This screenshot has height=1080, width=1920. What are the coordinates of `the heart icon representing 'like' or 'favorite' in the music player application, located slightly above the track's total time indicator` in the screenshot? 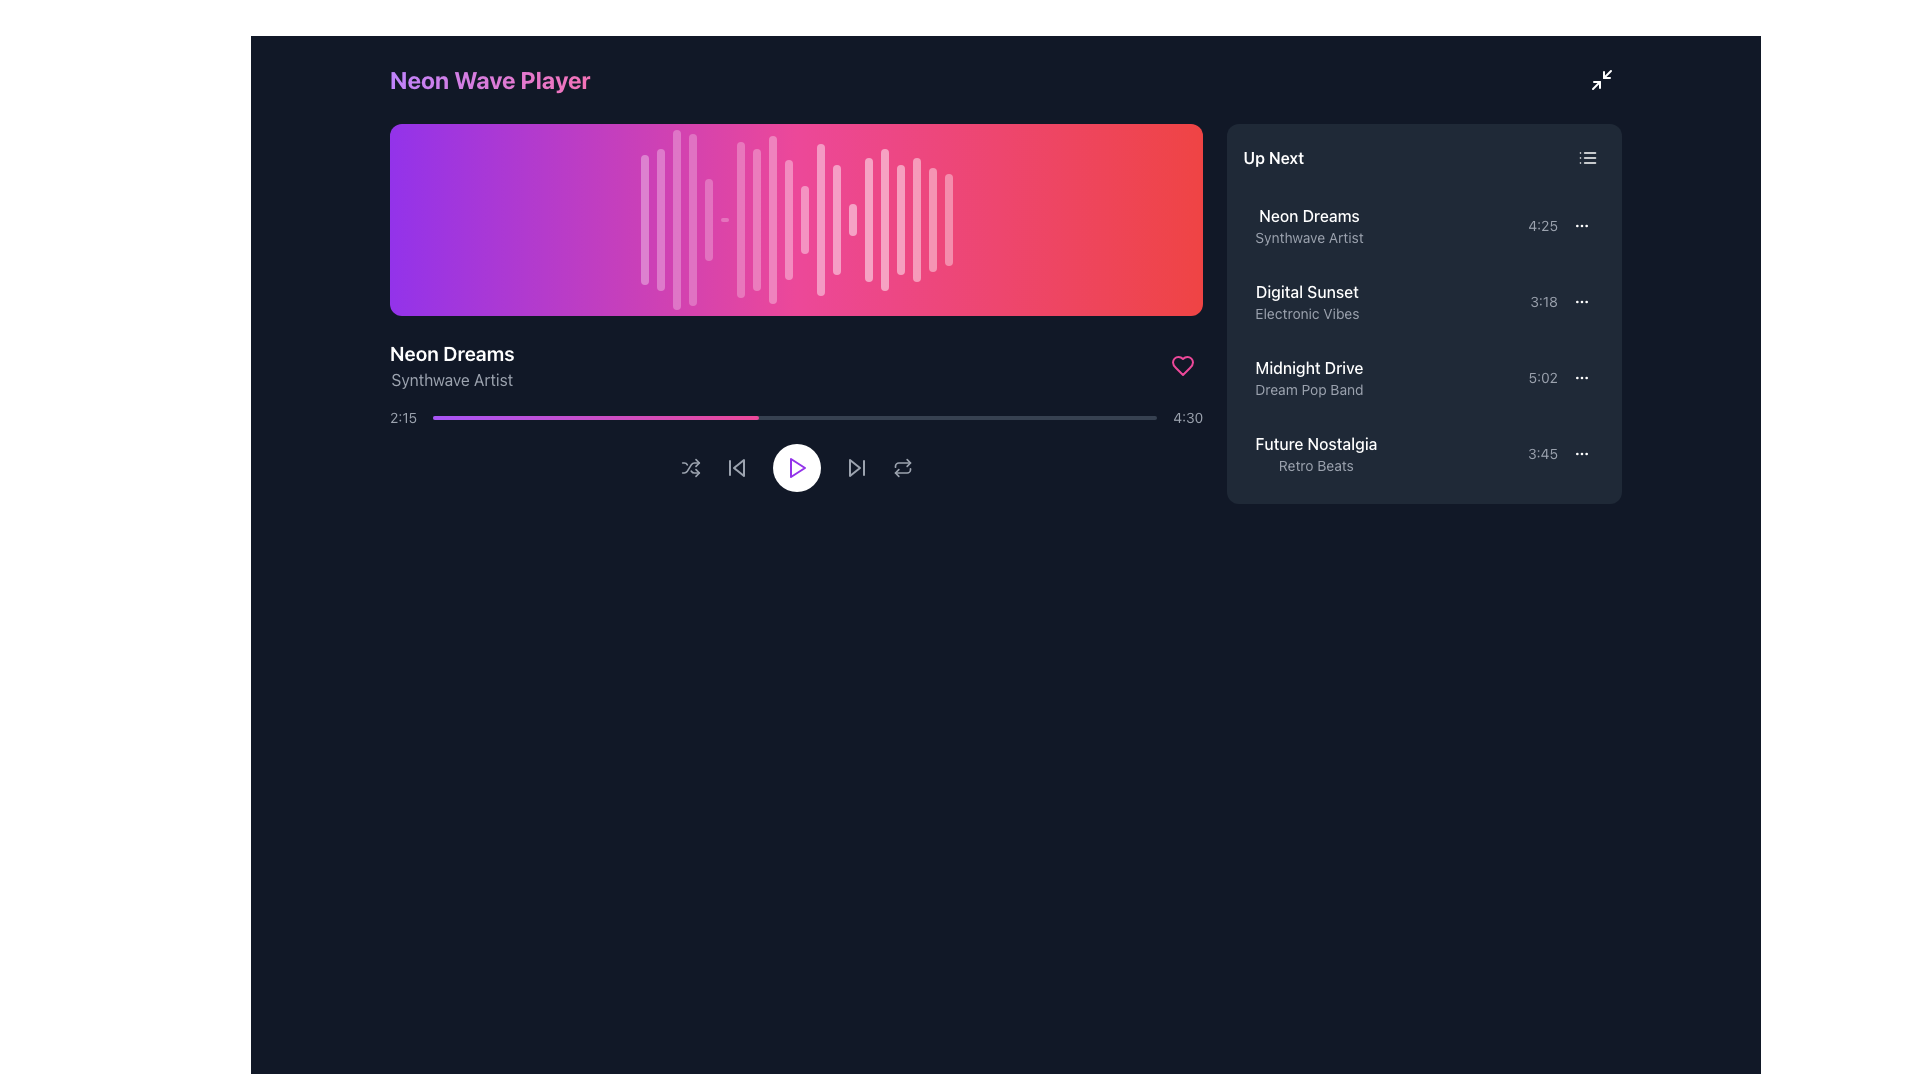 It's located at (1183, 366).